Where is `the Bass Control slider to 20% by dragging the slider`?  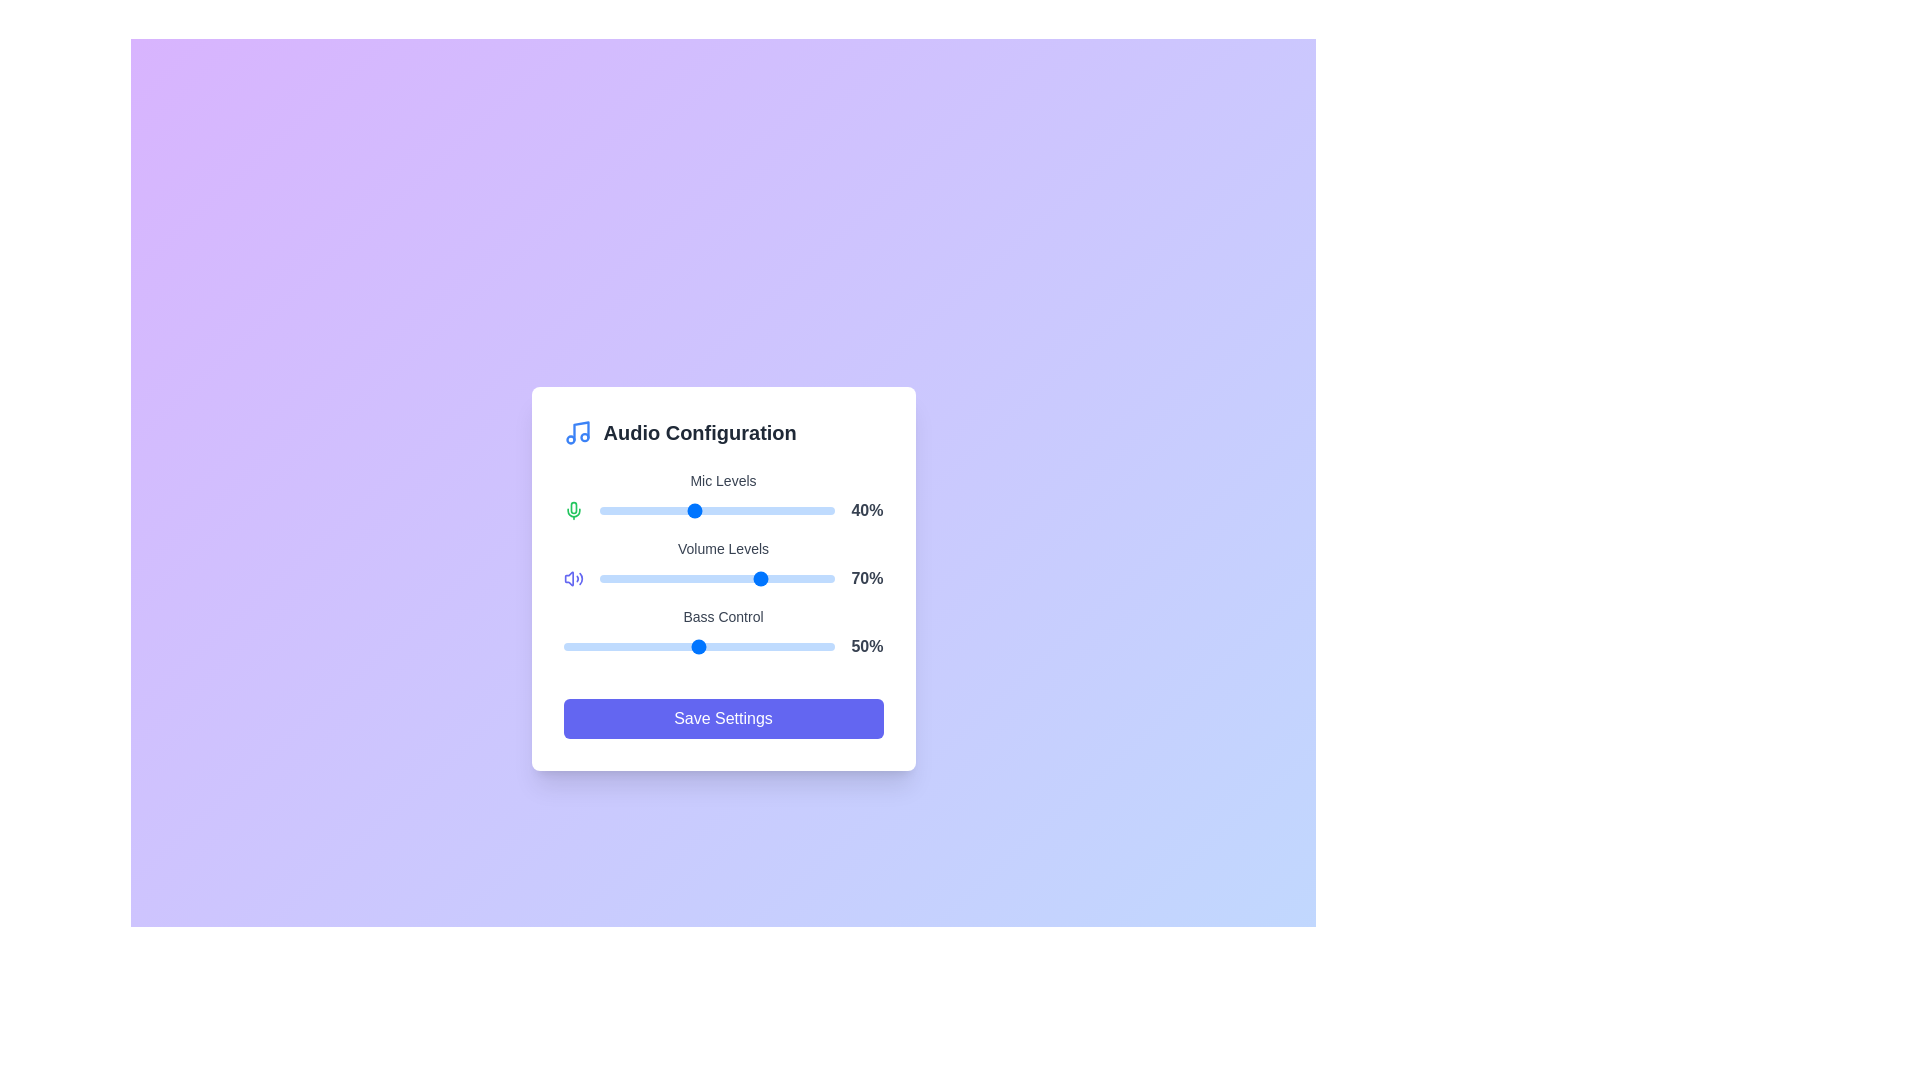
the Bass Control slider to 20% by dragging the slider is located at coordinates (616, 647).